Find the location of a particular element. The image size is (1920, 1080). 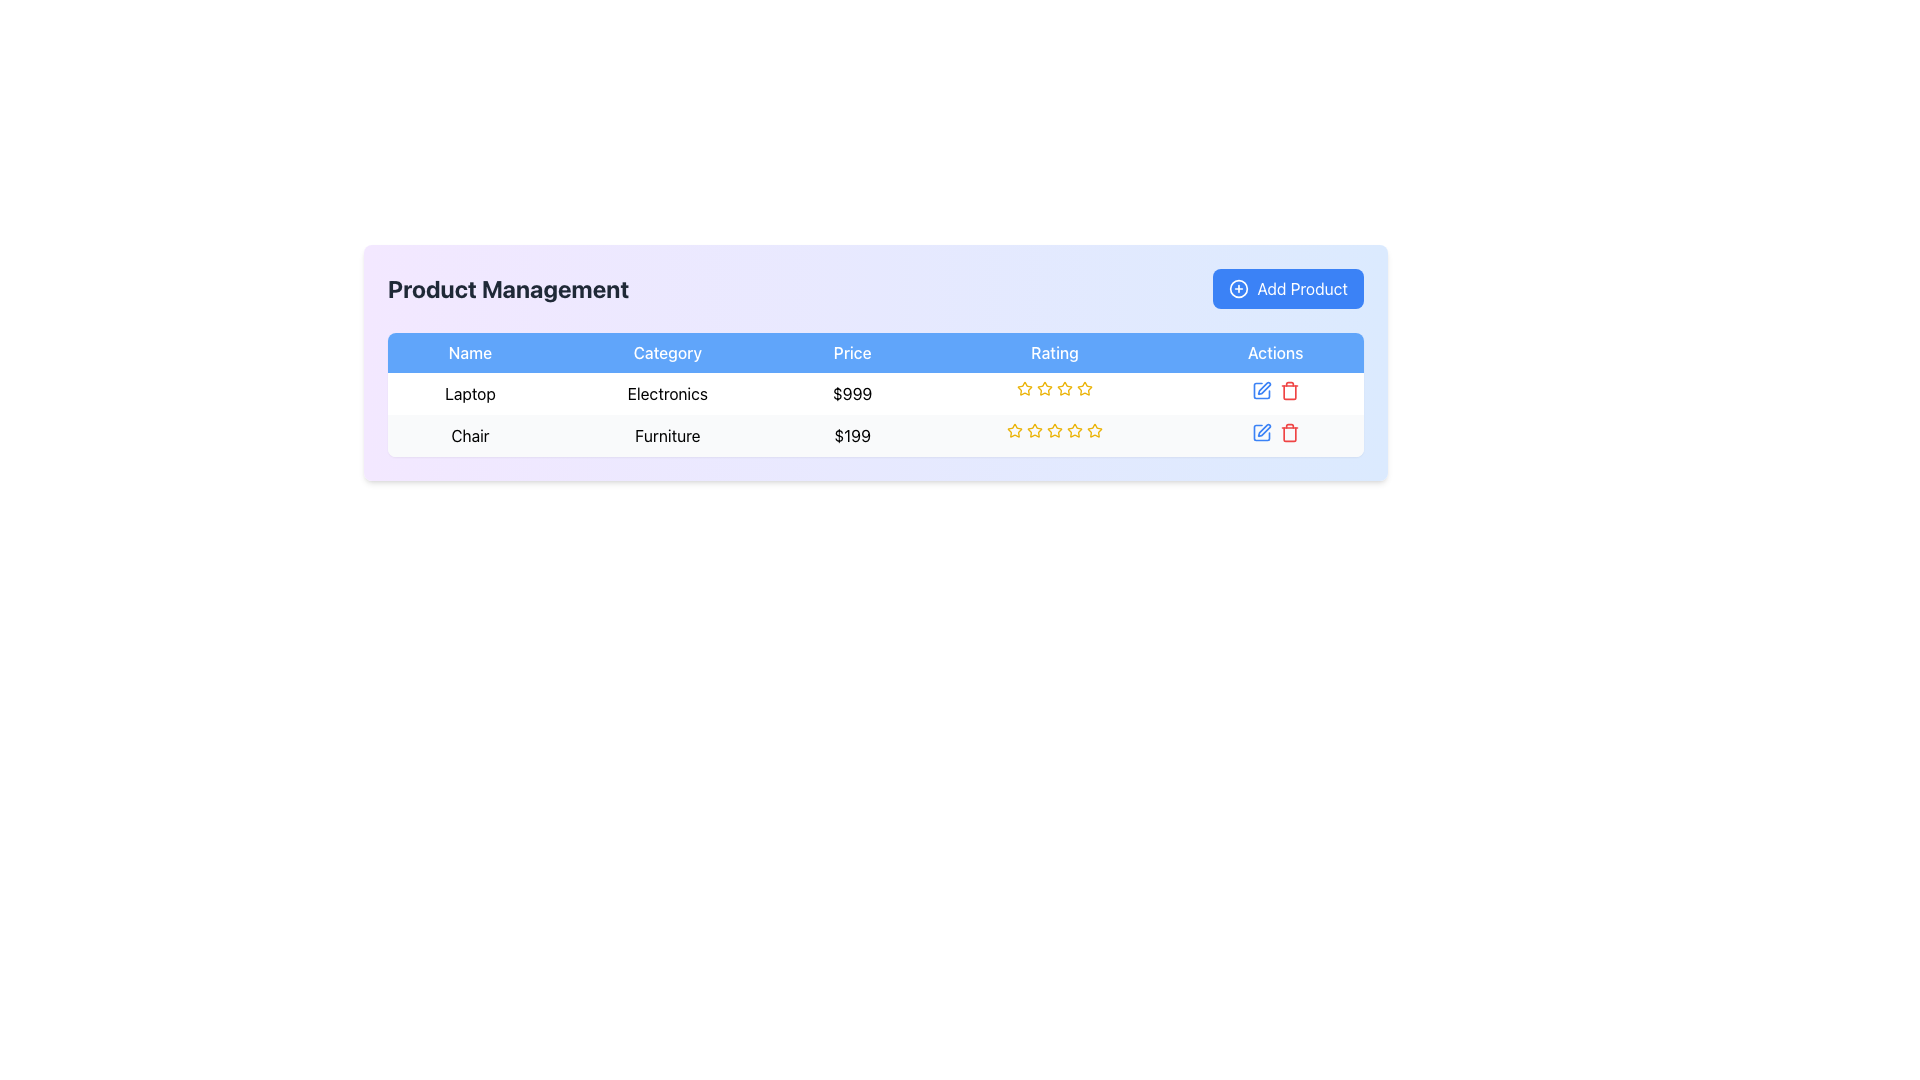

the decorative graphical element (circle) that symbolizes addition, located within the 'Add Product' button at the top-right corner of the interface is located at coordinates (1238, 289).